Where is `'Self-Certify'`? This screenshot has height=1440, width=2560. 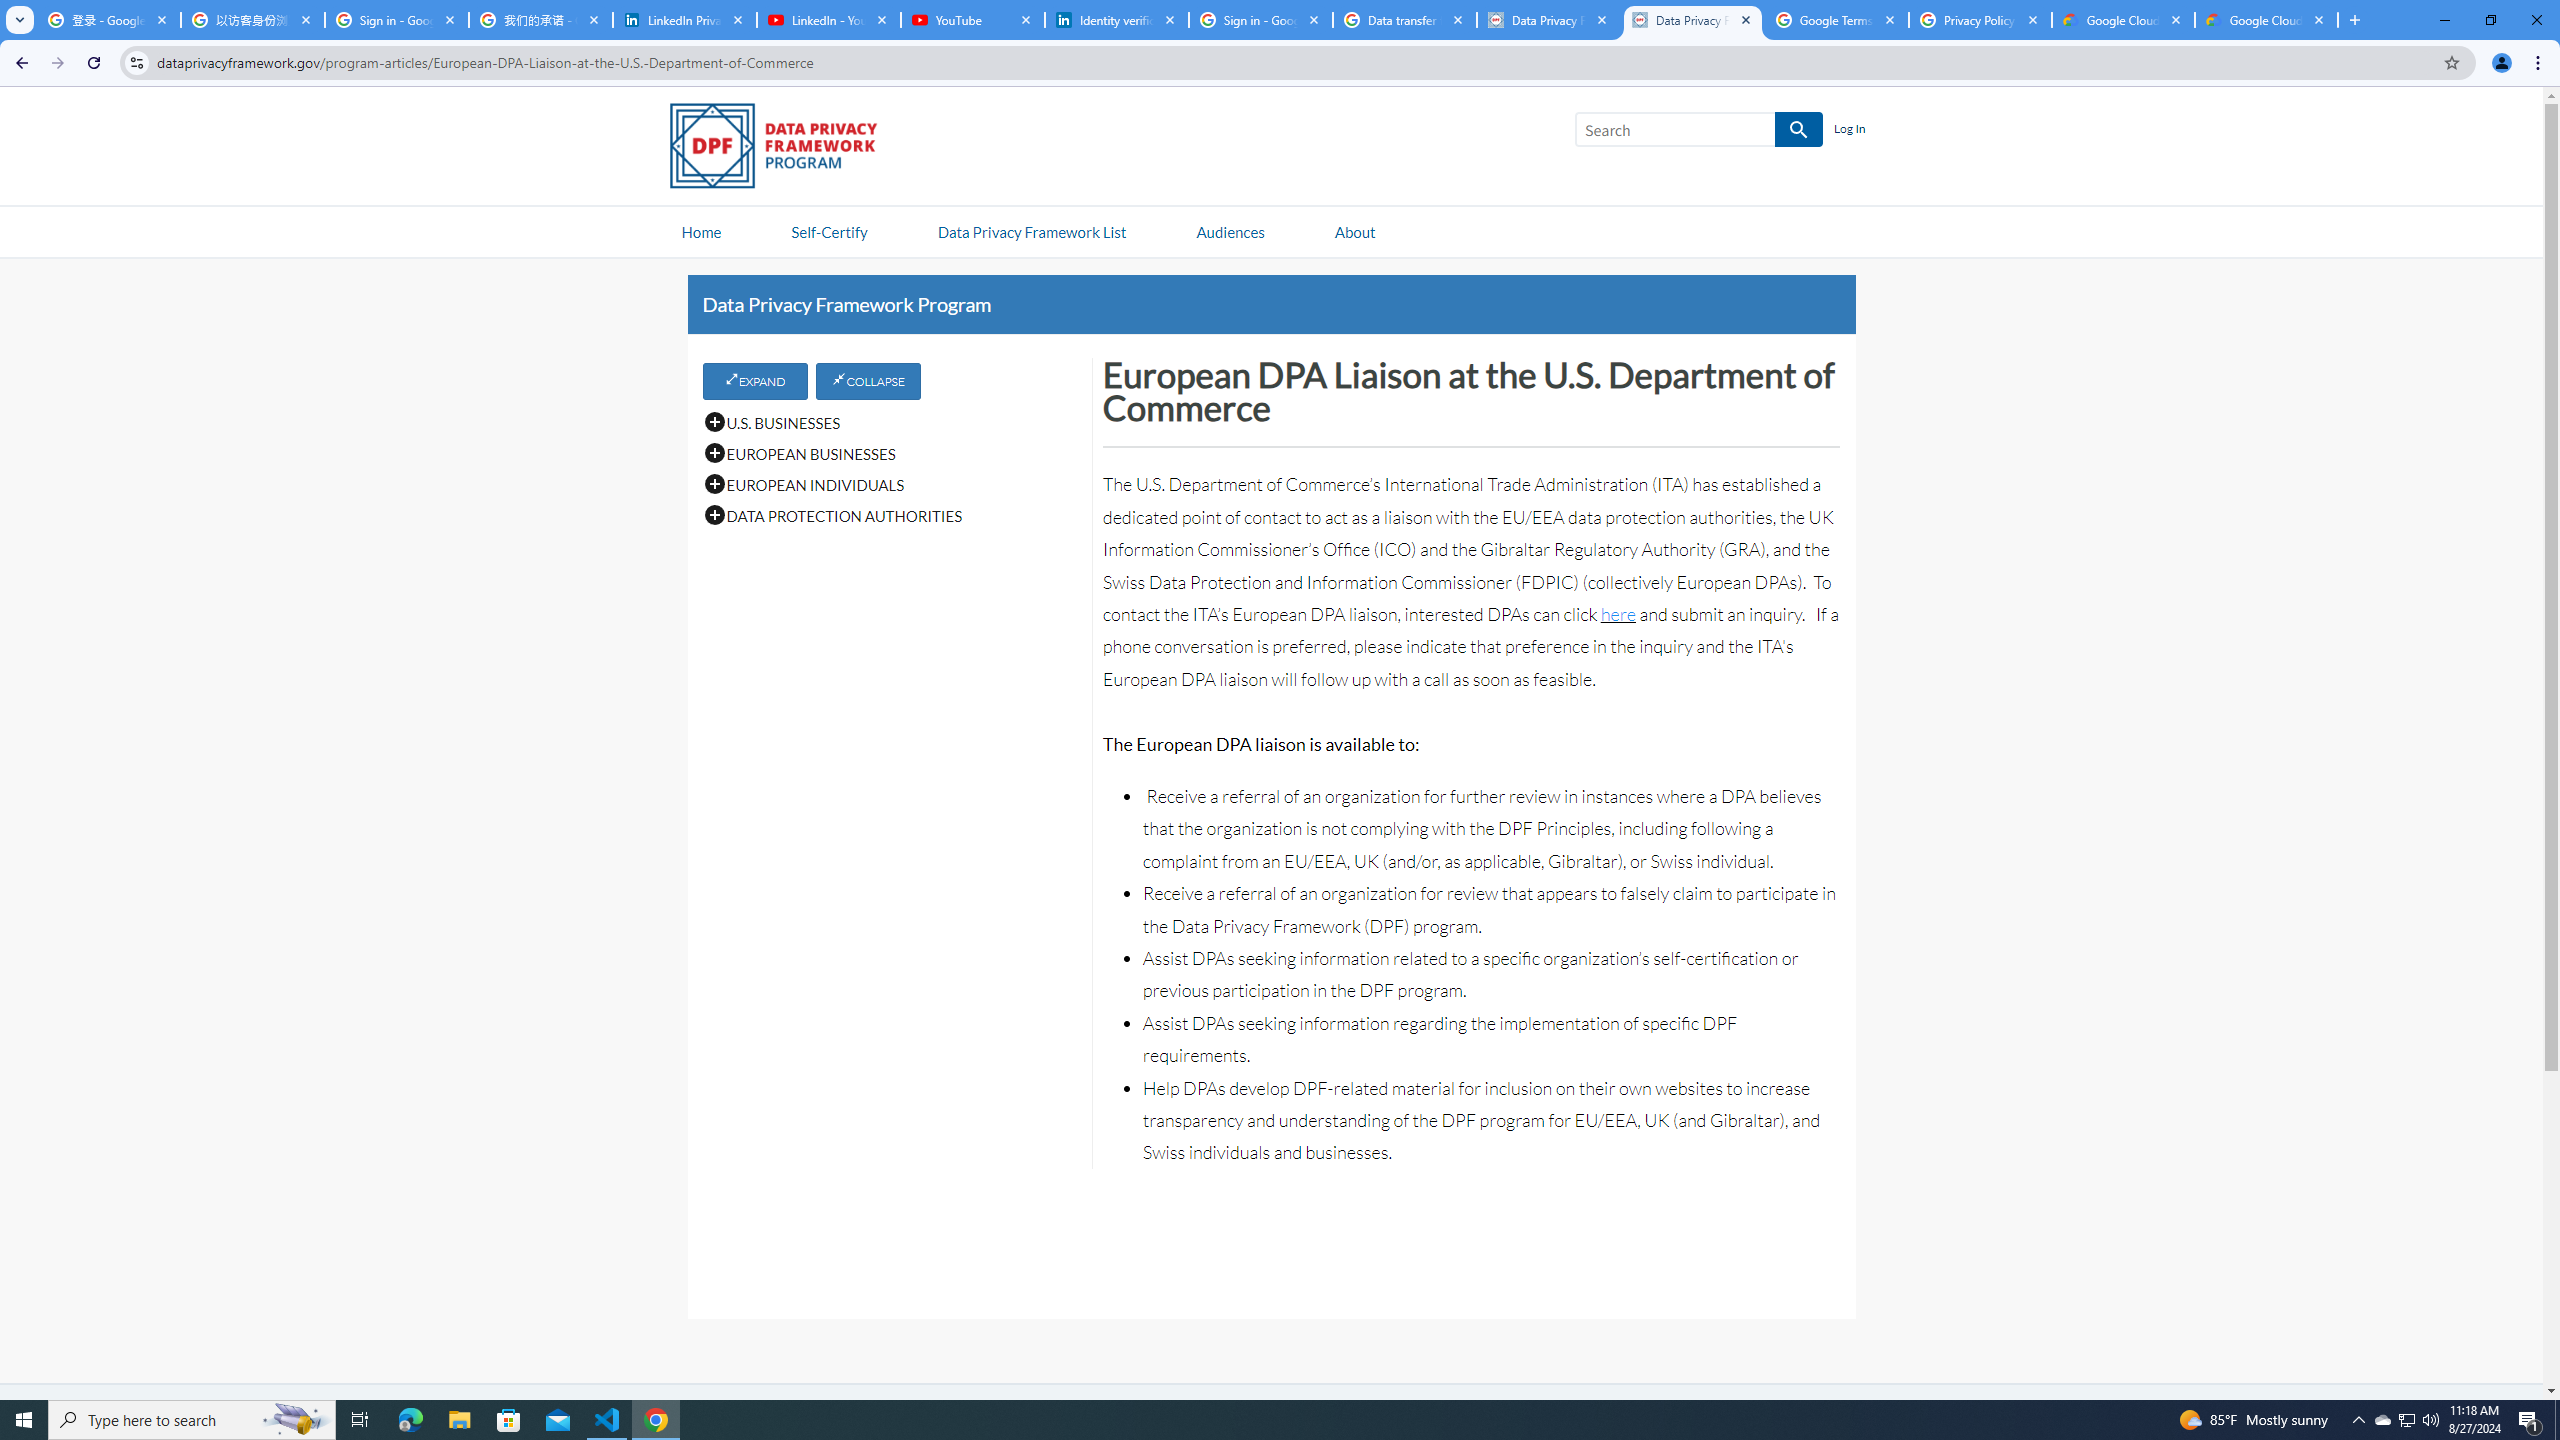
'Self-Certify' is located at coordinates (828, 230).